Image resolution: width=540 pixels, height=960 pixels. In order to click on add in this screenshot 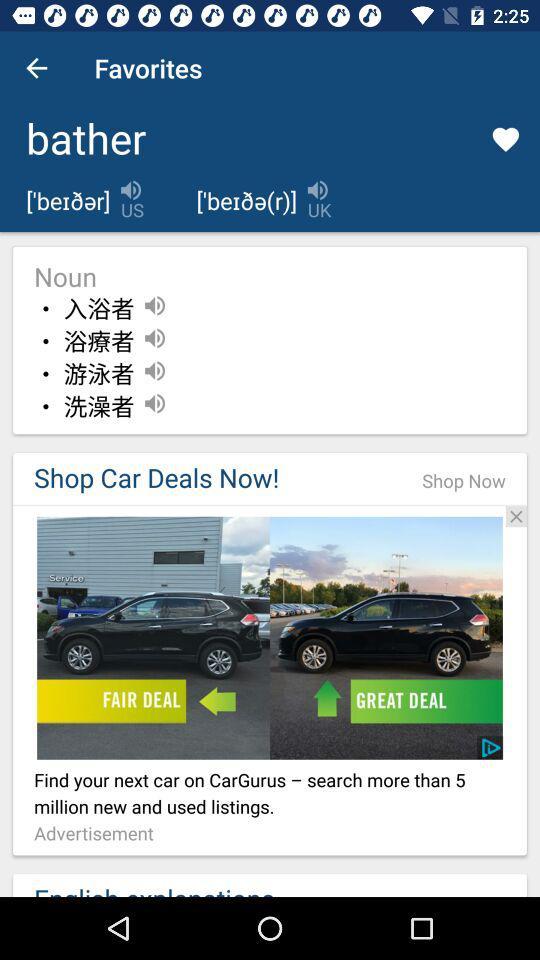, I will do `click(270, 637)`.